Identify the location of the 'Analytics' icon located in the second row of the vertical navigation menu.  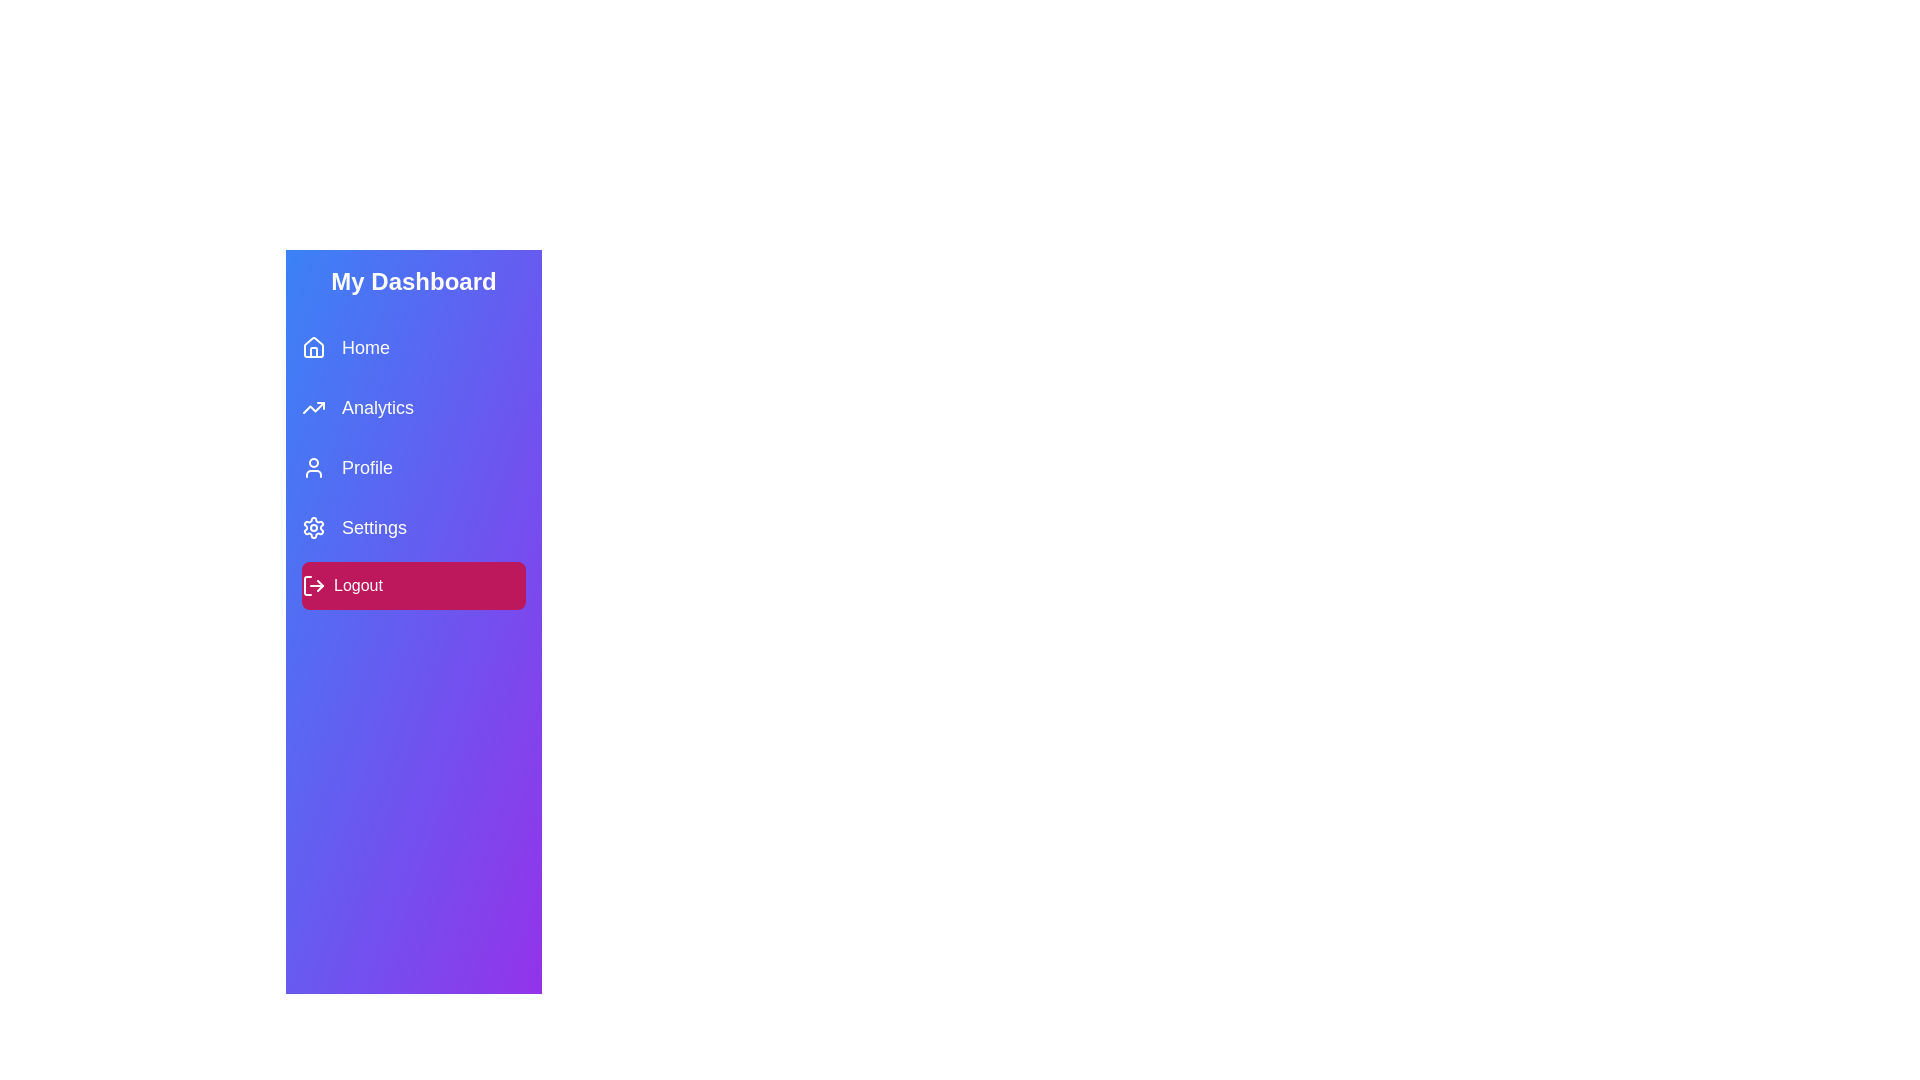
(312, 407).